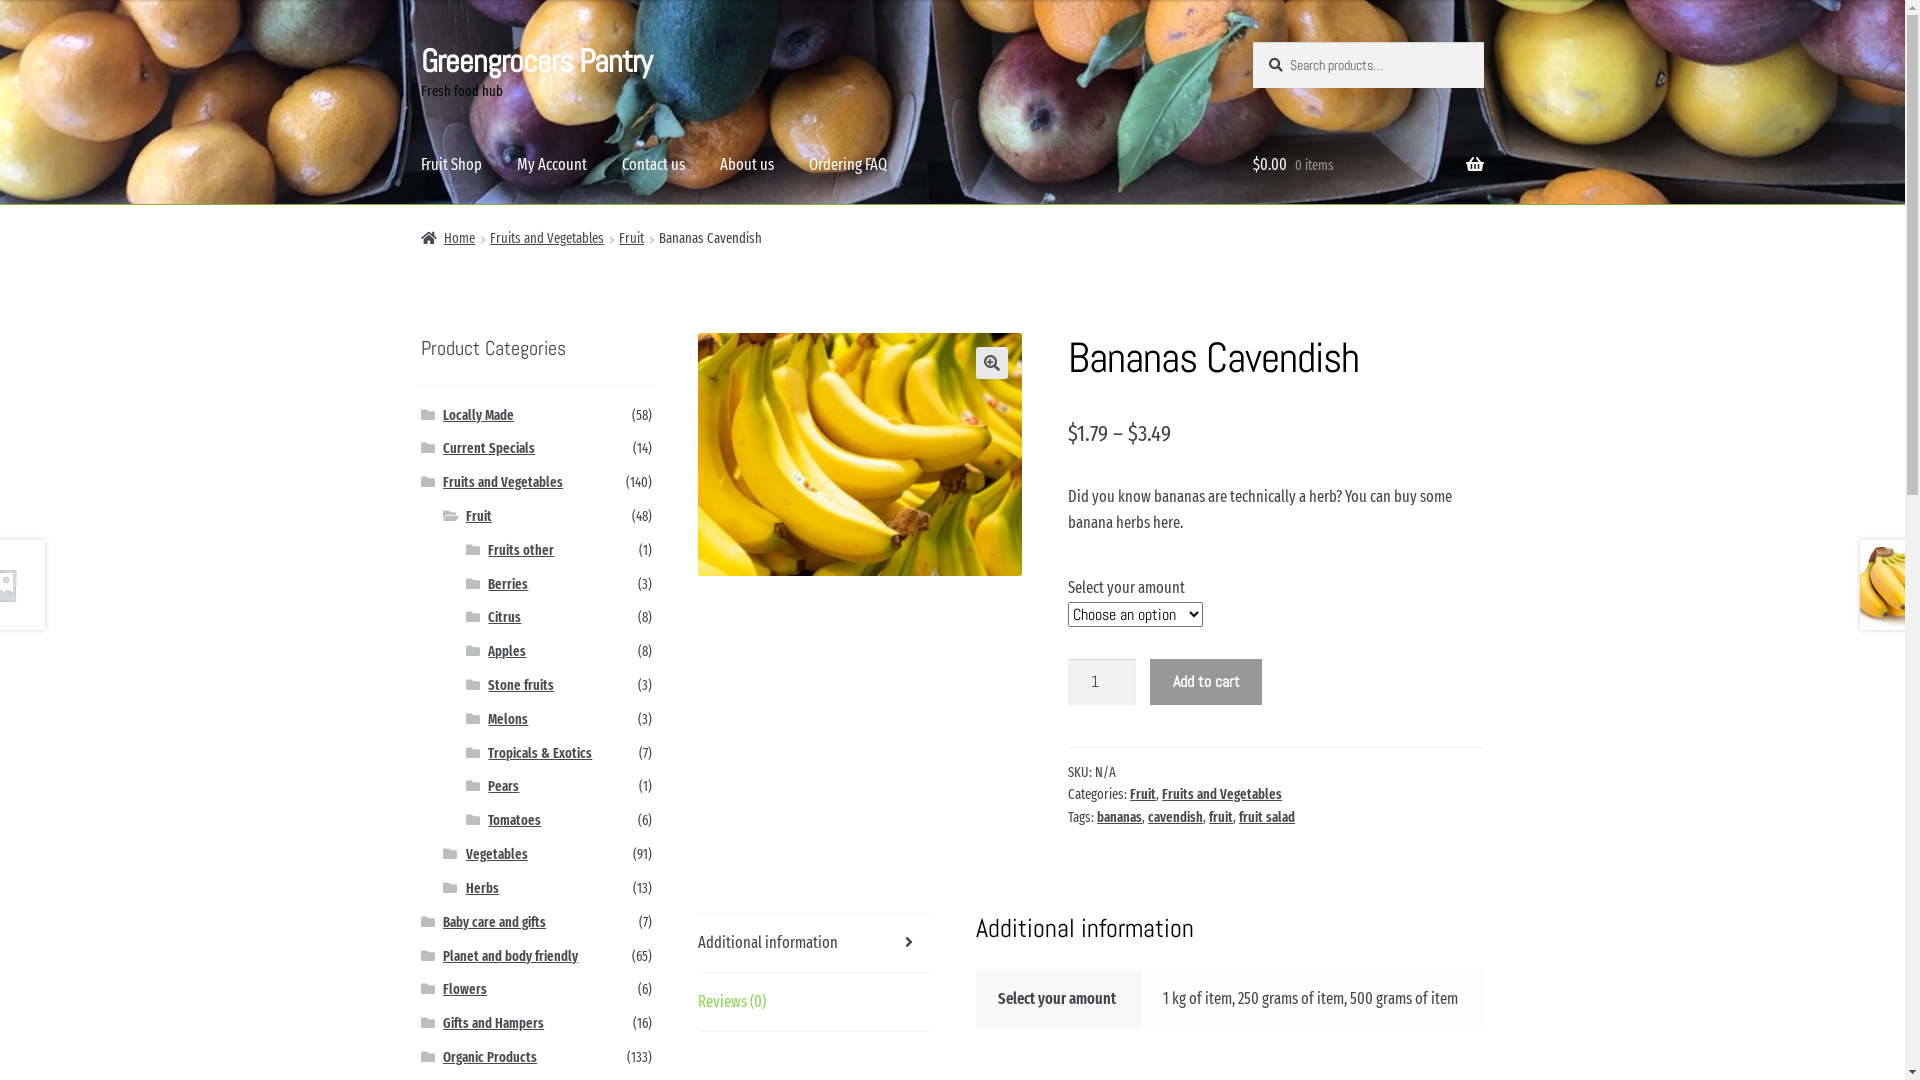 This screenshot has width=1920, height=1080. What do you see at coordinates (508, 584) in the screenshot?
I see `'Berries'` at bounding box center [508, 584].